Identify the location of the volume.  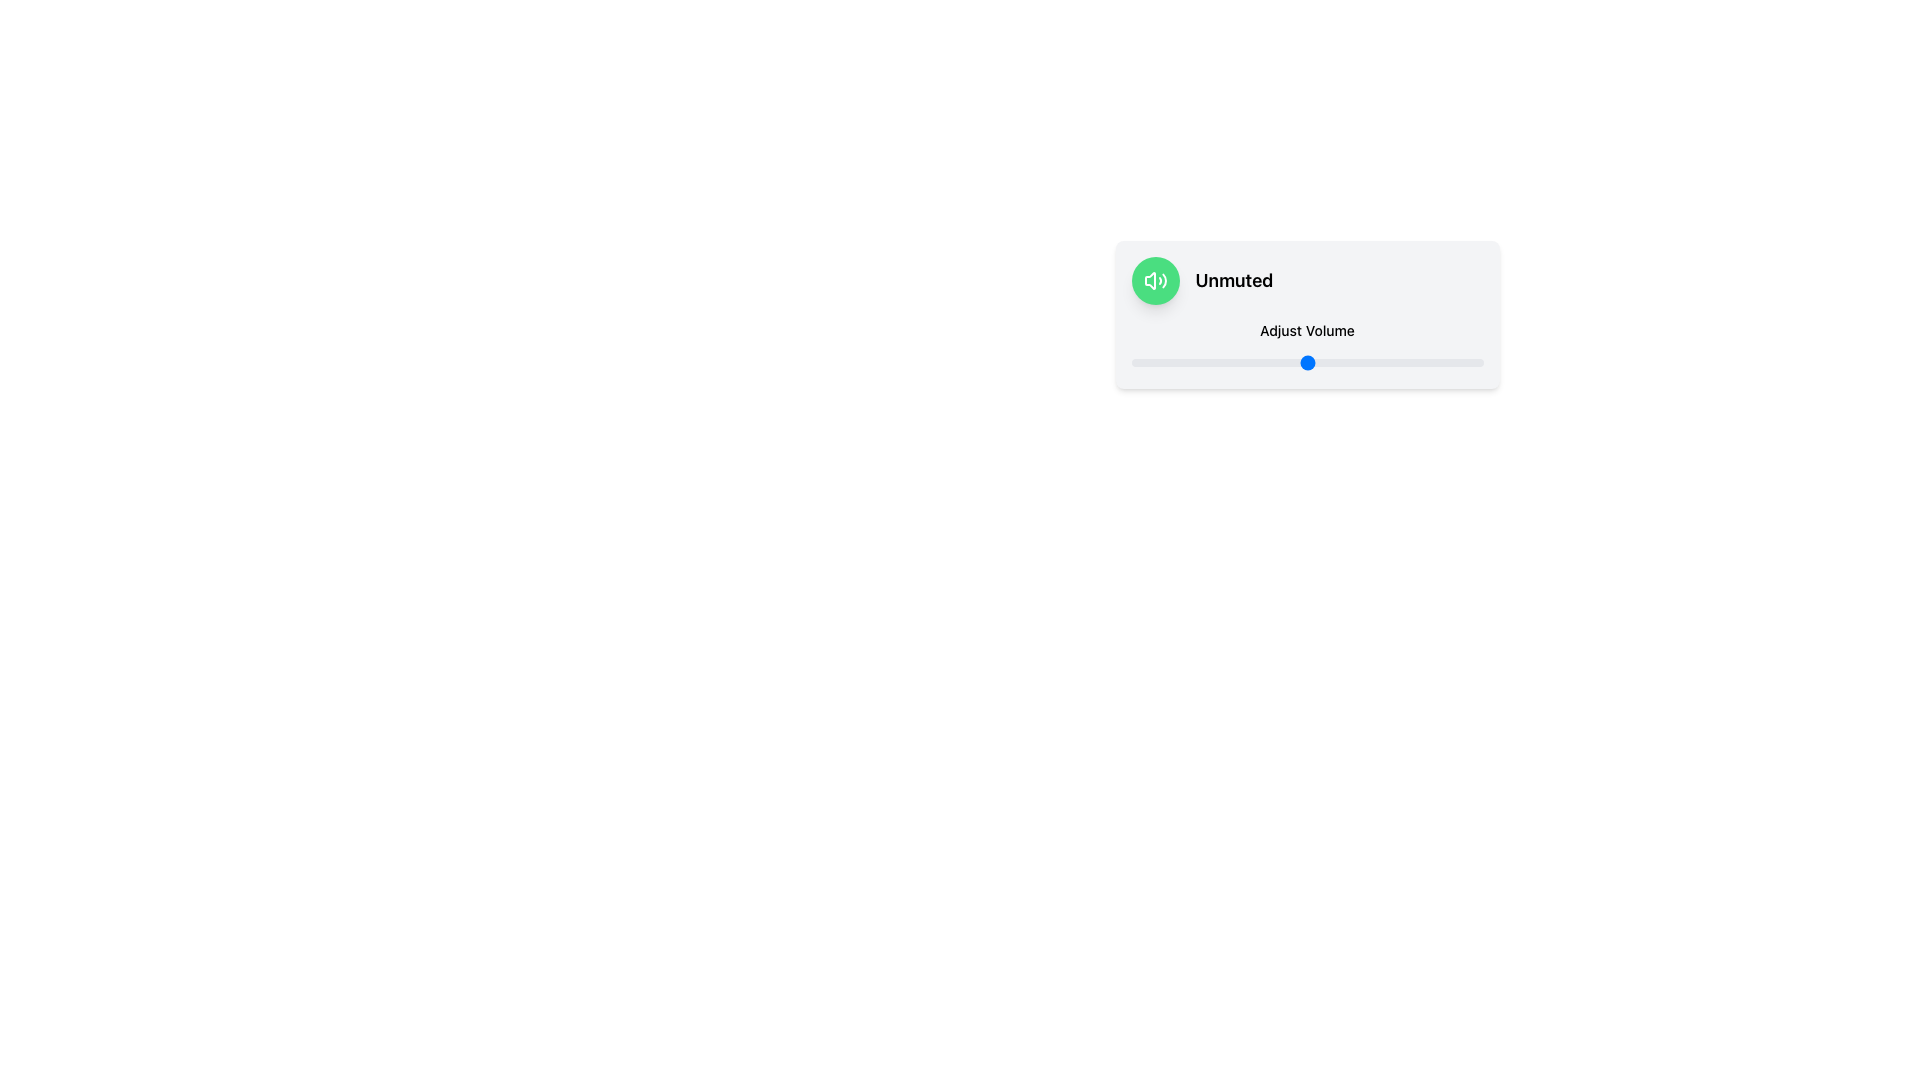
(1214, 362).